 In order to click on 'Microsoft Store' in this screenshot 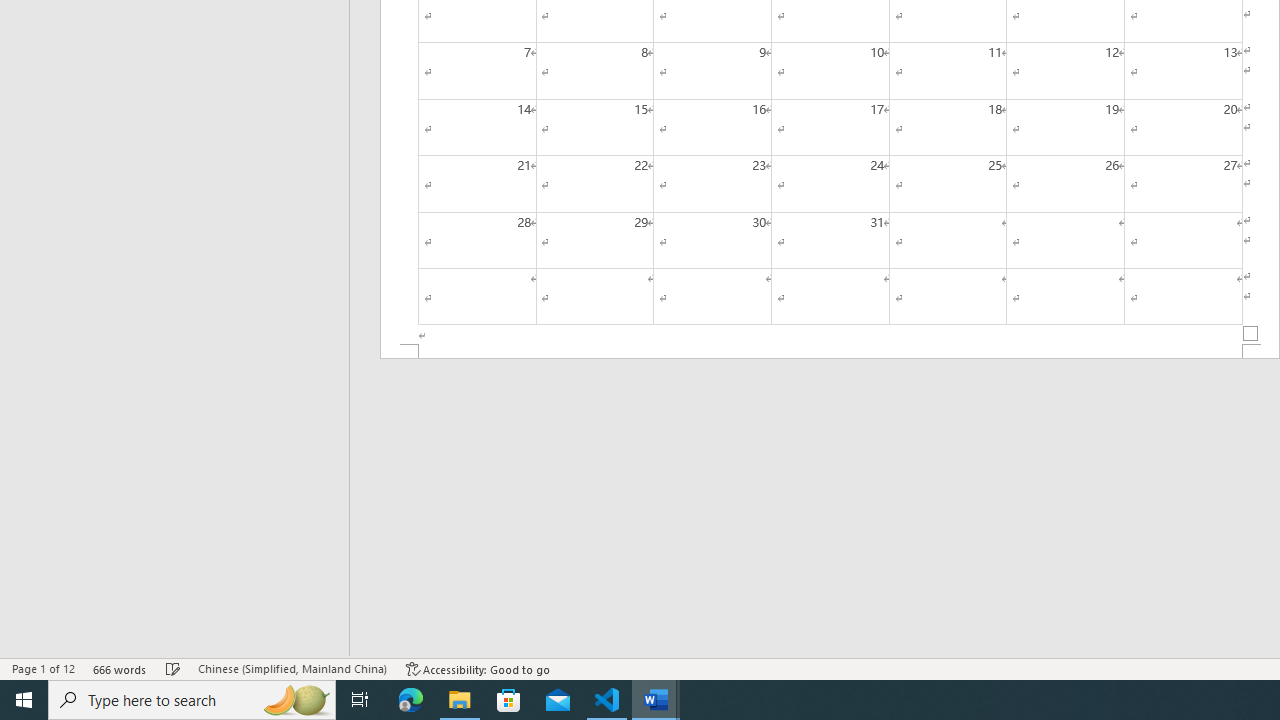, I will do `click(509, 698)`.